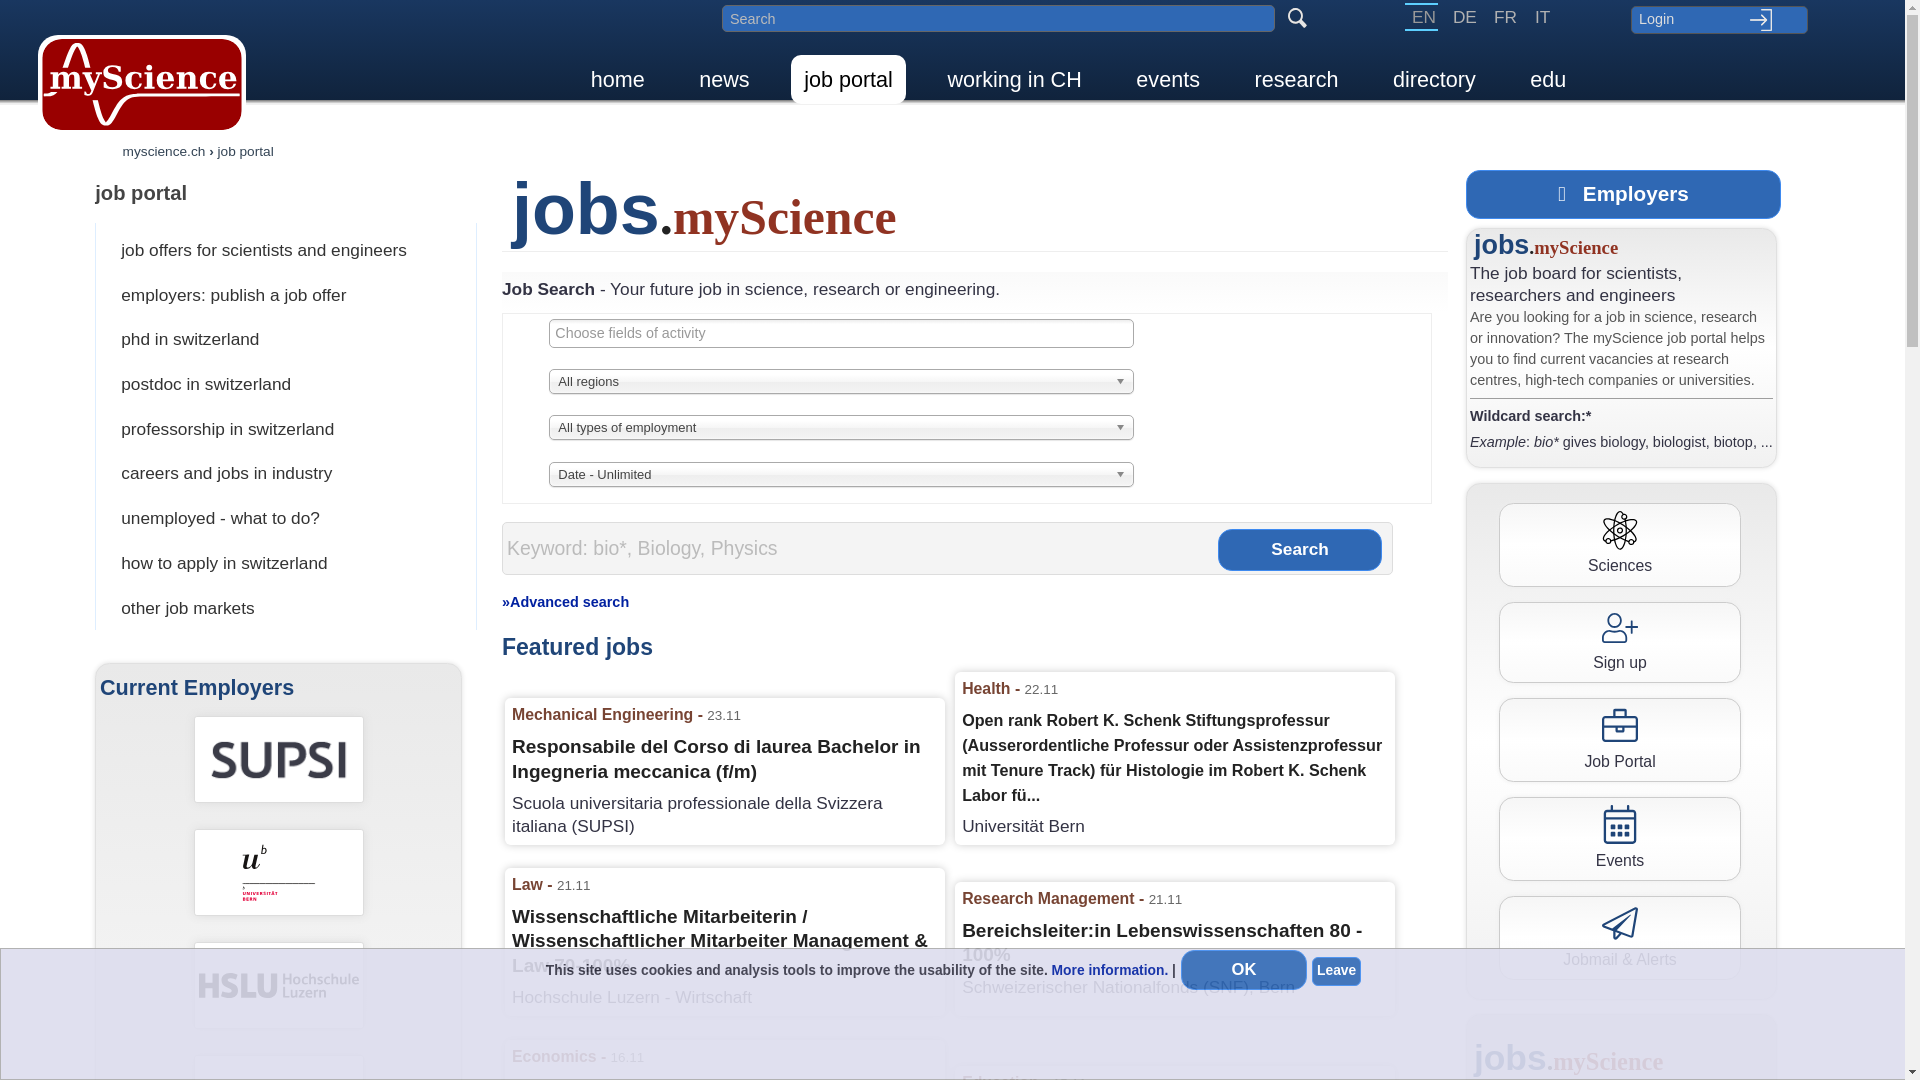  I want to click on 'careers and jobs in industry', so click(286, 473).